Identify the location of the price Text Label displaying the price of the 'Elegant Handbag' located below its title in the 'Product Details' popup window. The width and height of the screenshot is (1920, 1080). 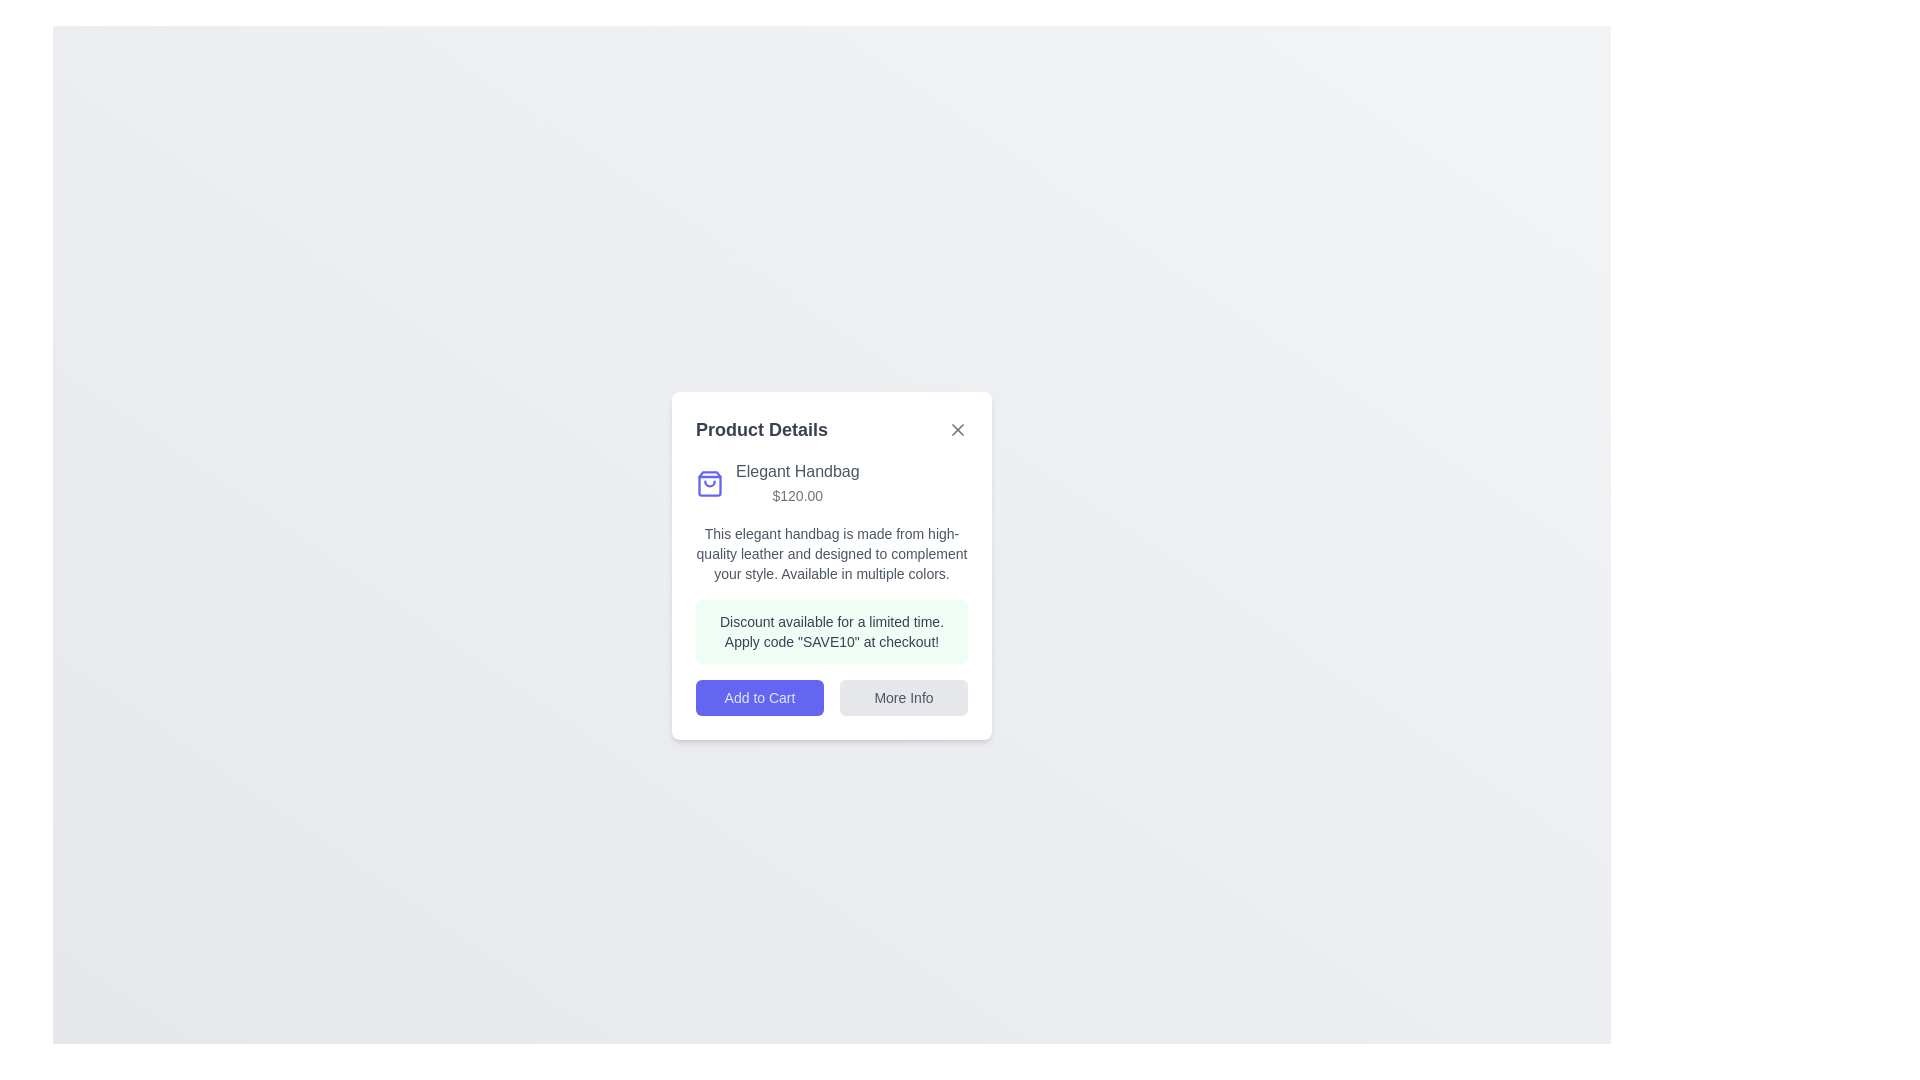
(796, 495).